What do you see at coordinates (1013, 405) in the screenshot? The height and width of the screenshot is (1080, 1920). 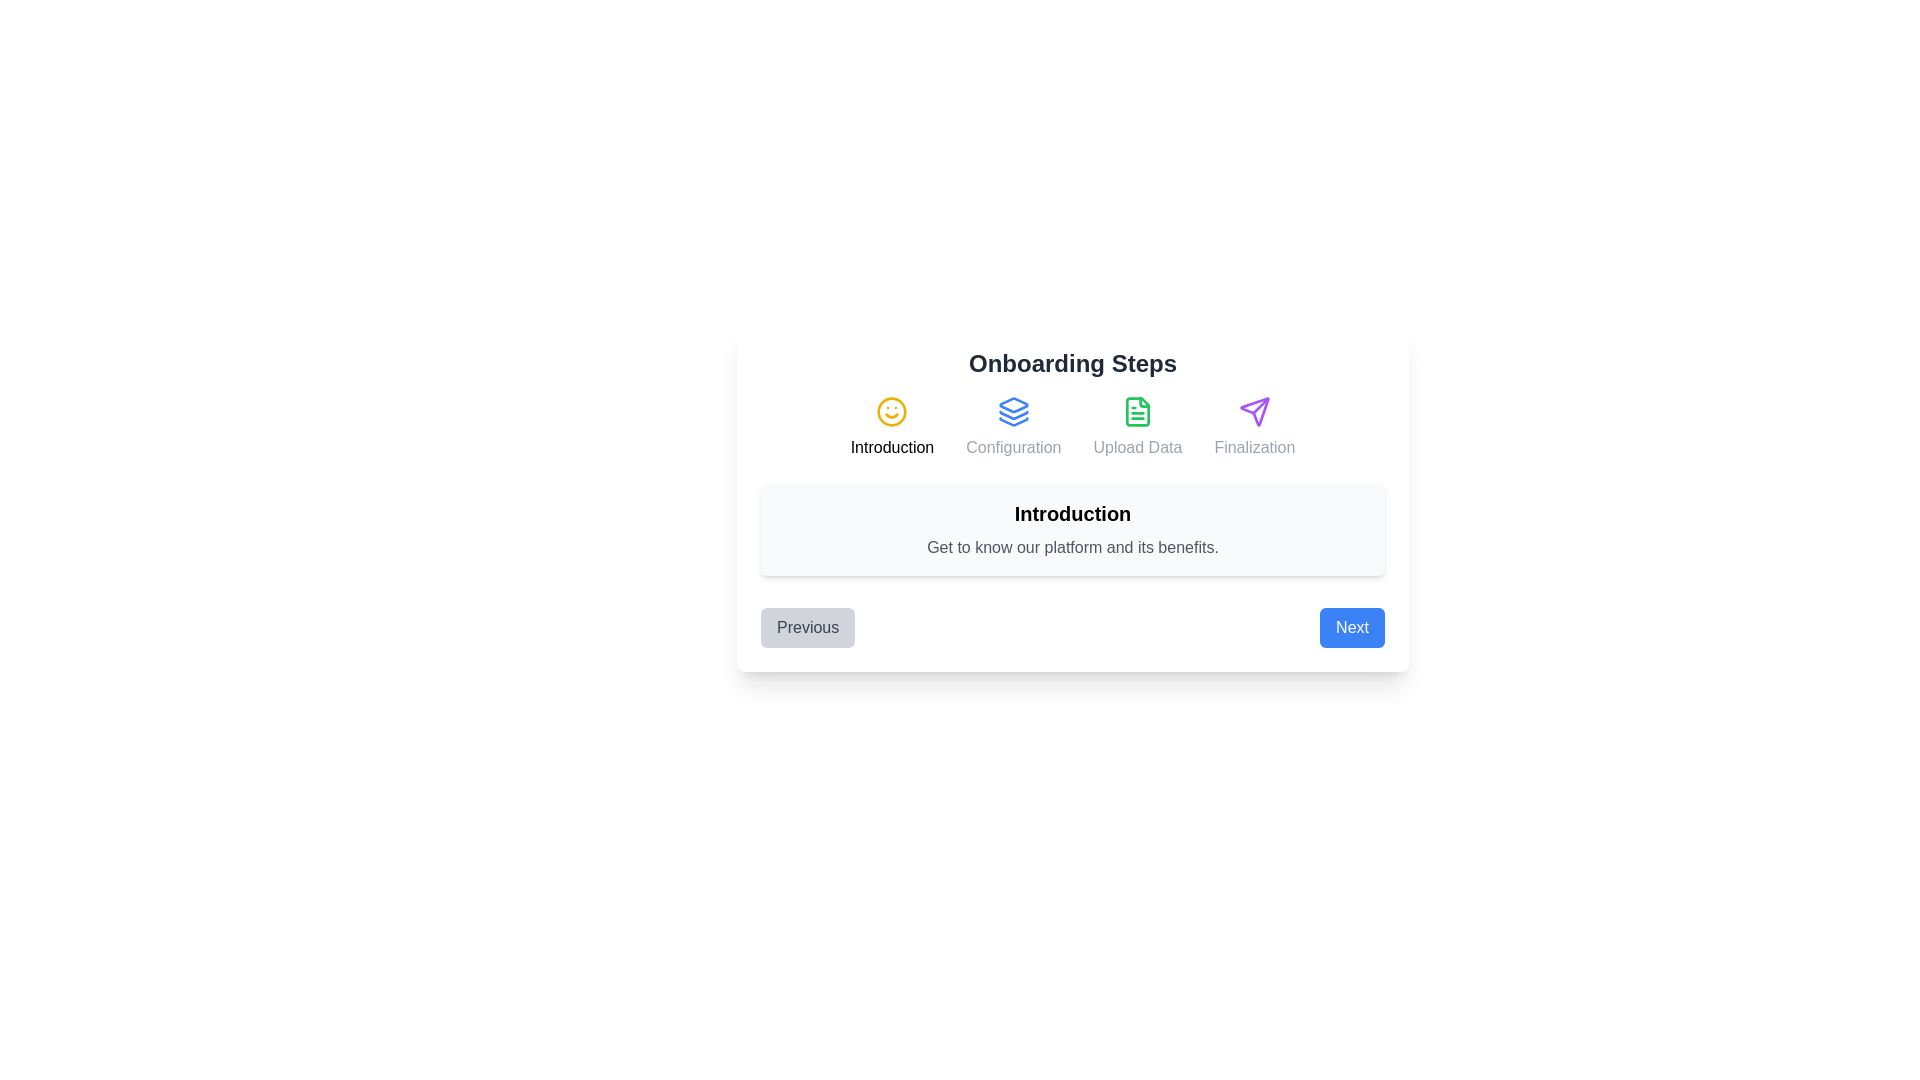 I see `the decorative vector graphic element shaped like a tilted, layered rhombus, which is the first component in the 'Configuration' step icon during the onboarding process` at bounding box center [1013, 405].